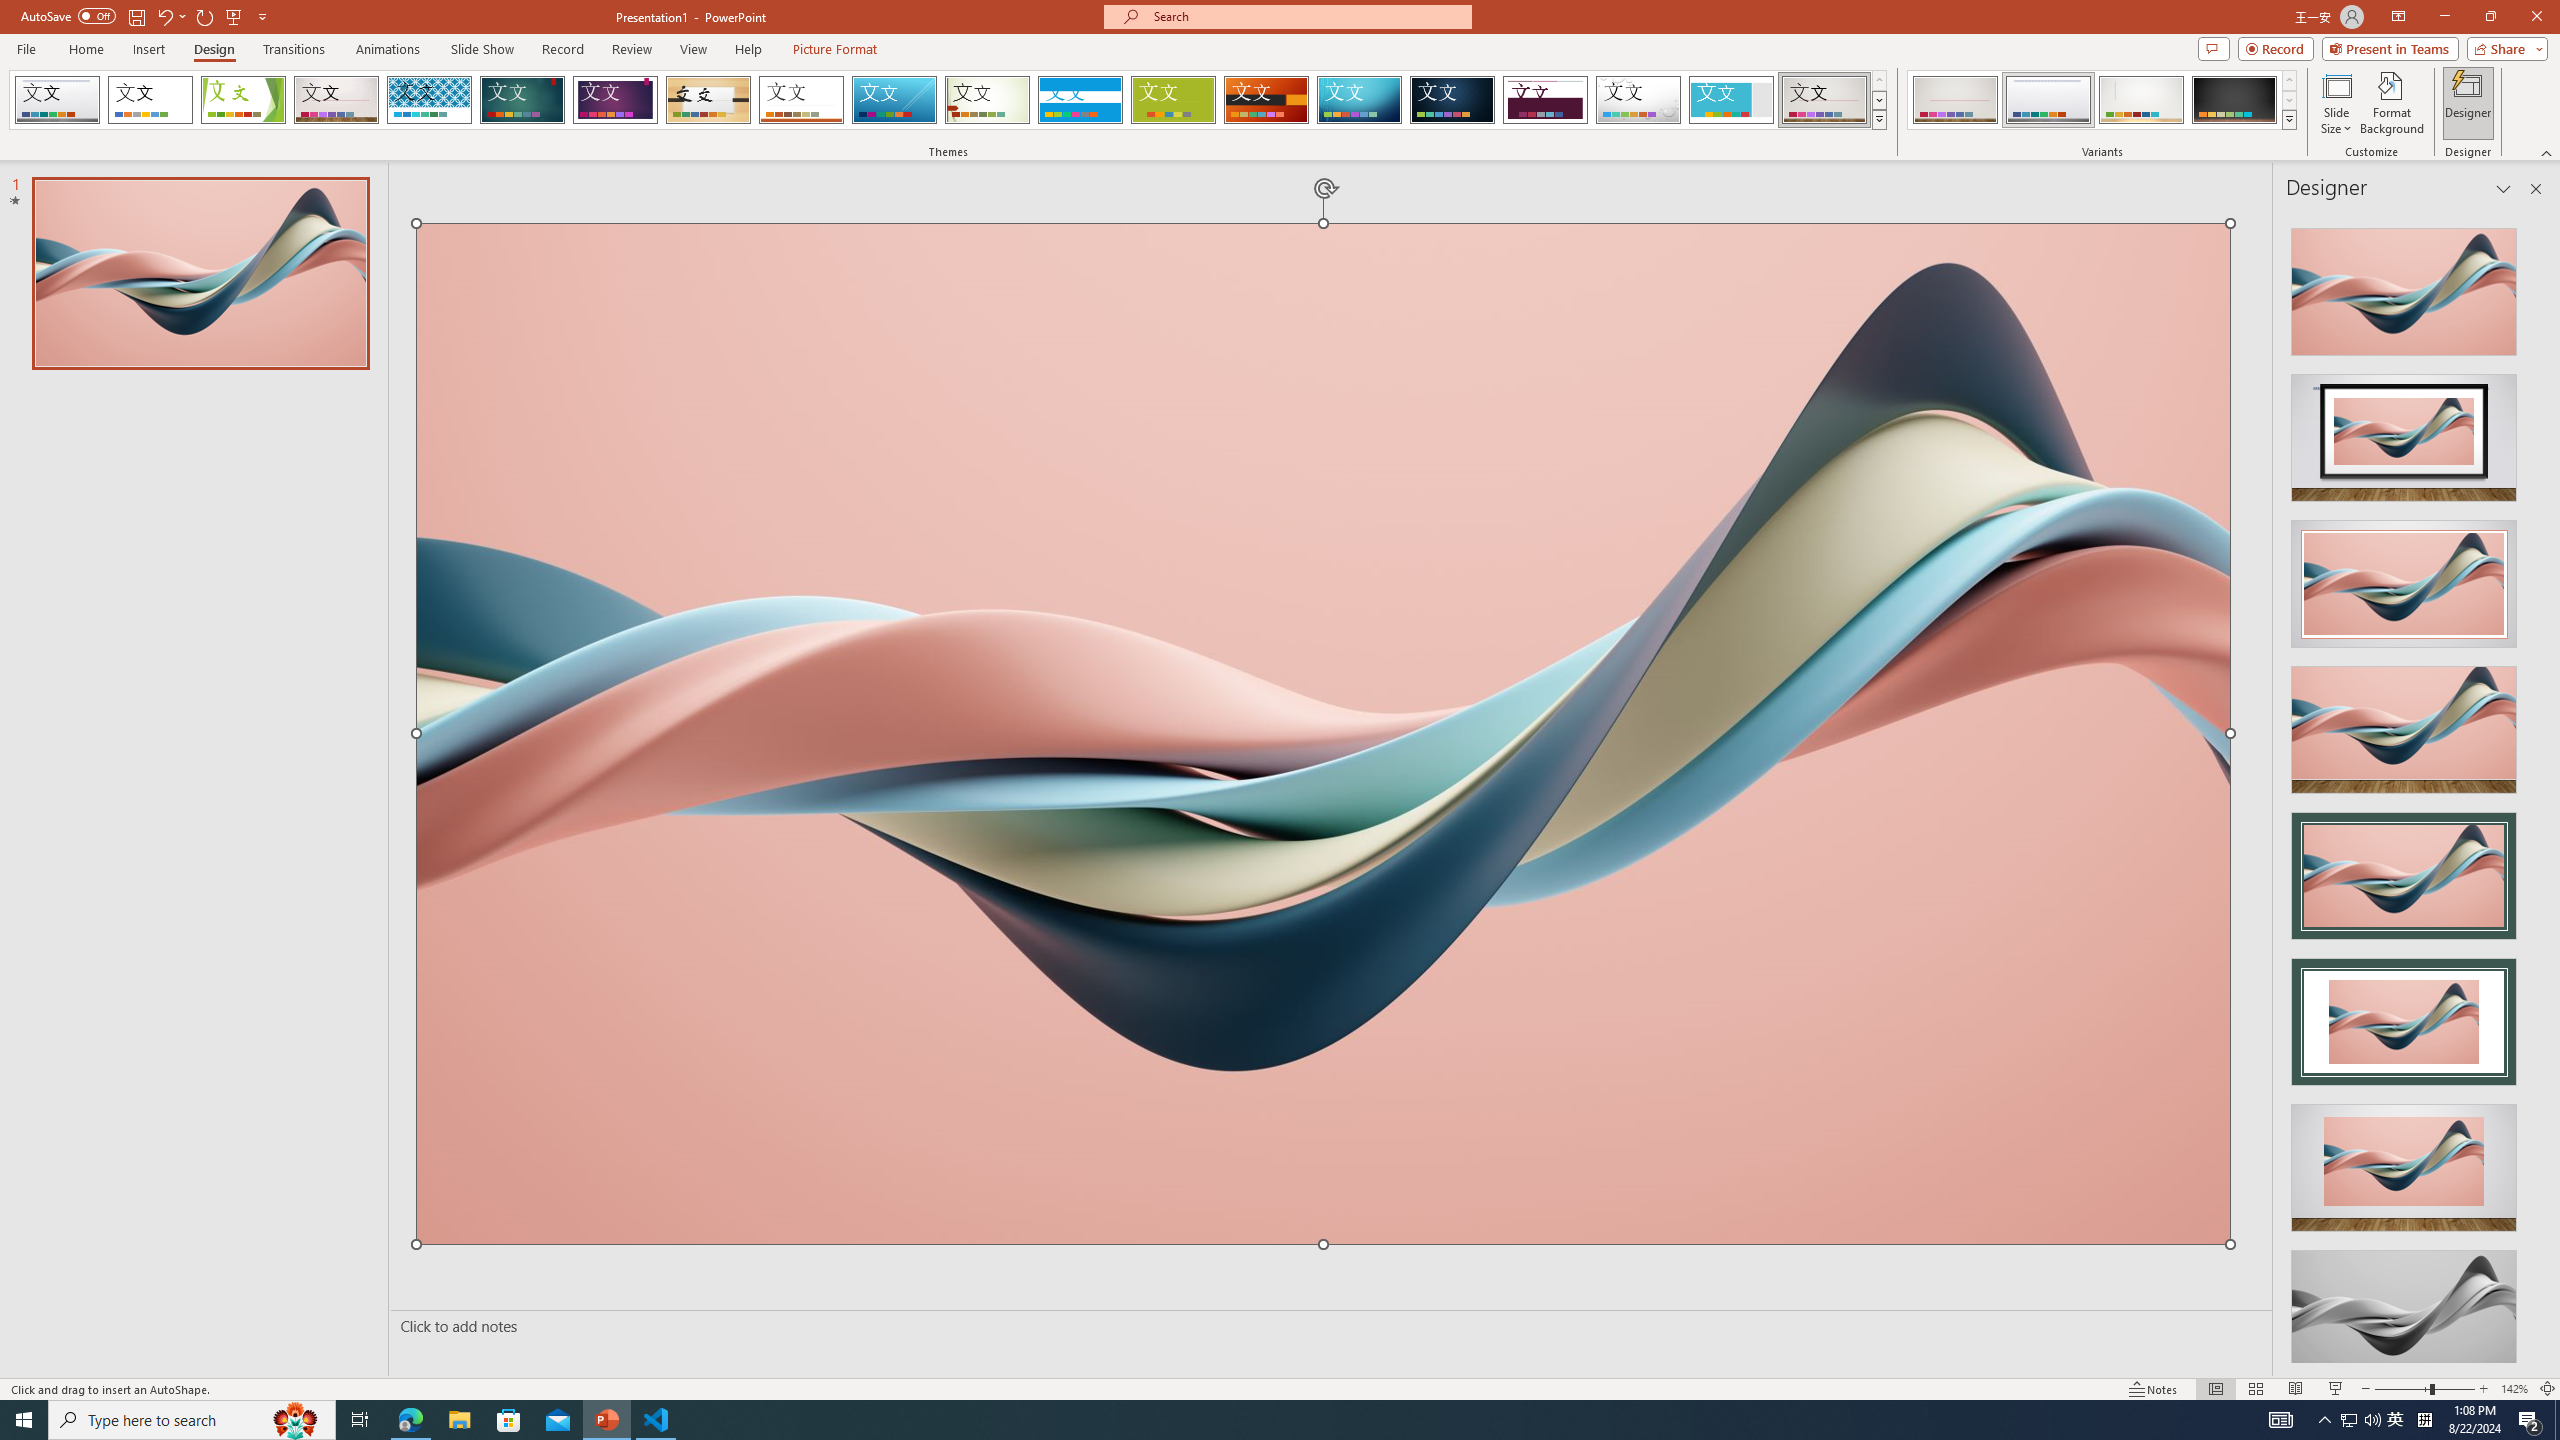 The width and height of the screenshot is (2560, 1440). Describe the element at coordinates (2140, 99) in the screenshot. I see `'Gallery Variant 3'` at that location.